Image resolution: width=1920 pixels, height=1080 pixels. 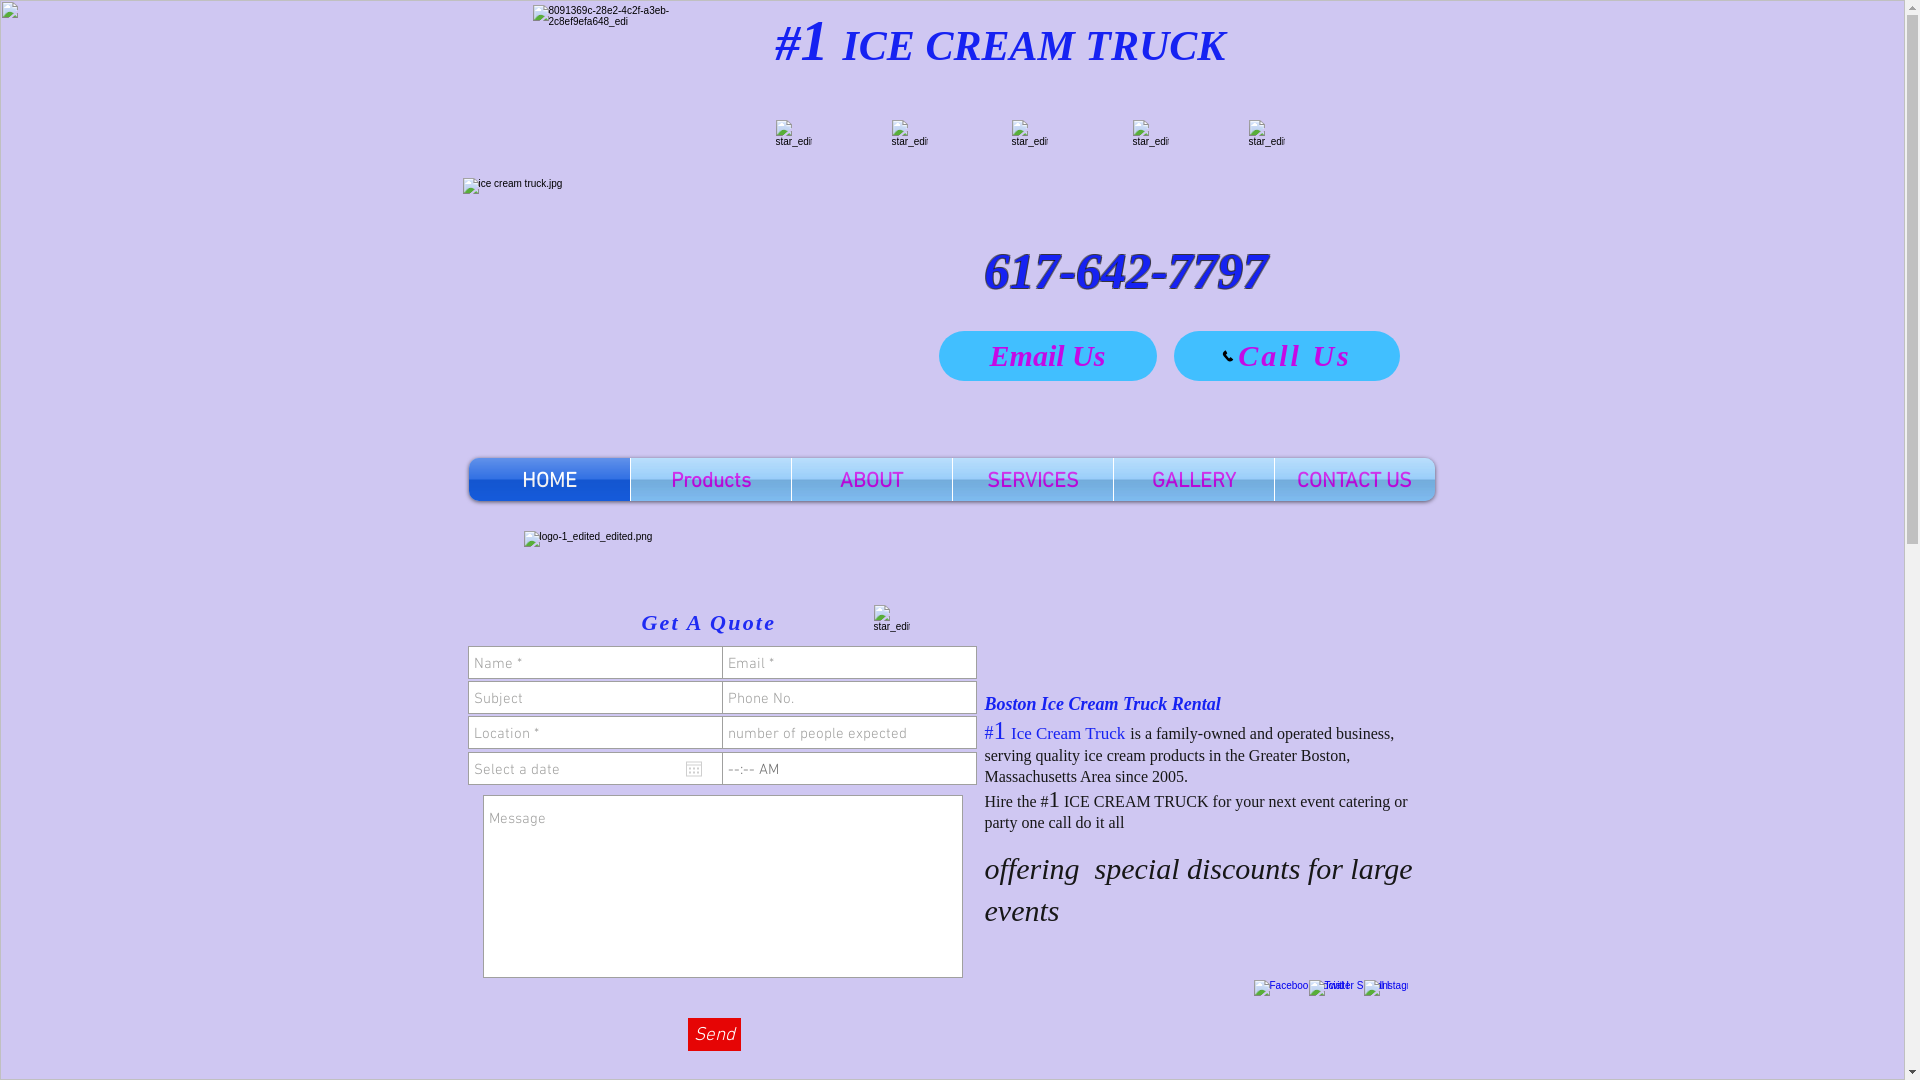 I want to click on 'GALLERY', so click(x=1194, y=479).